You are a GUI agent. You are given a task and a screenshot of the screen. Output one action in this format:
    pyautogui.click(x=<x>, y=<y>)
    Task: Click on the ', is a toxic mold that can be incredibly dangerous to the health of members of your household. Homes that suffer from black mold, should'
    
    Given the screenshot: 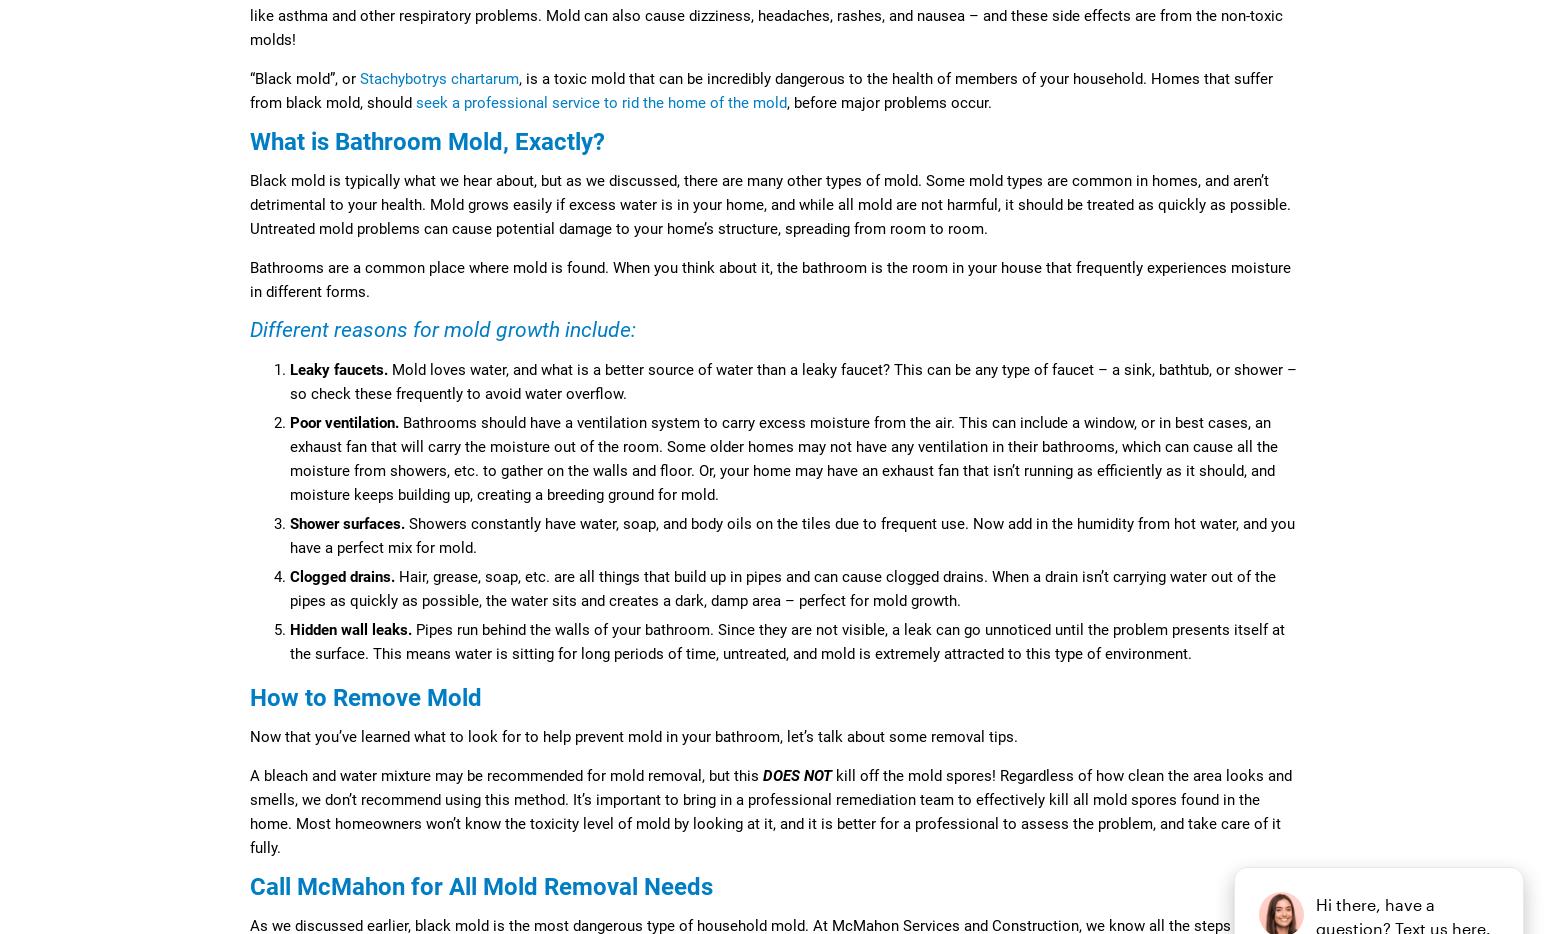 What is the action you would take?
    pyautogui.click(x=761, y=90)
    